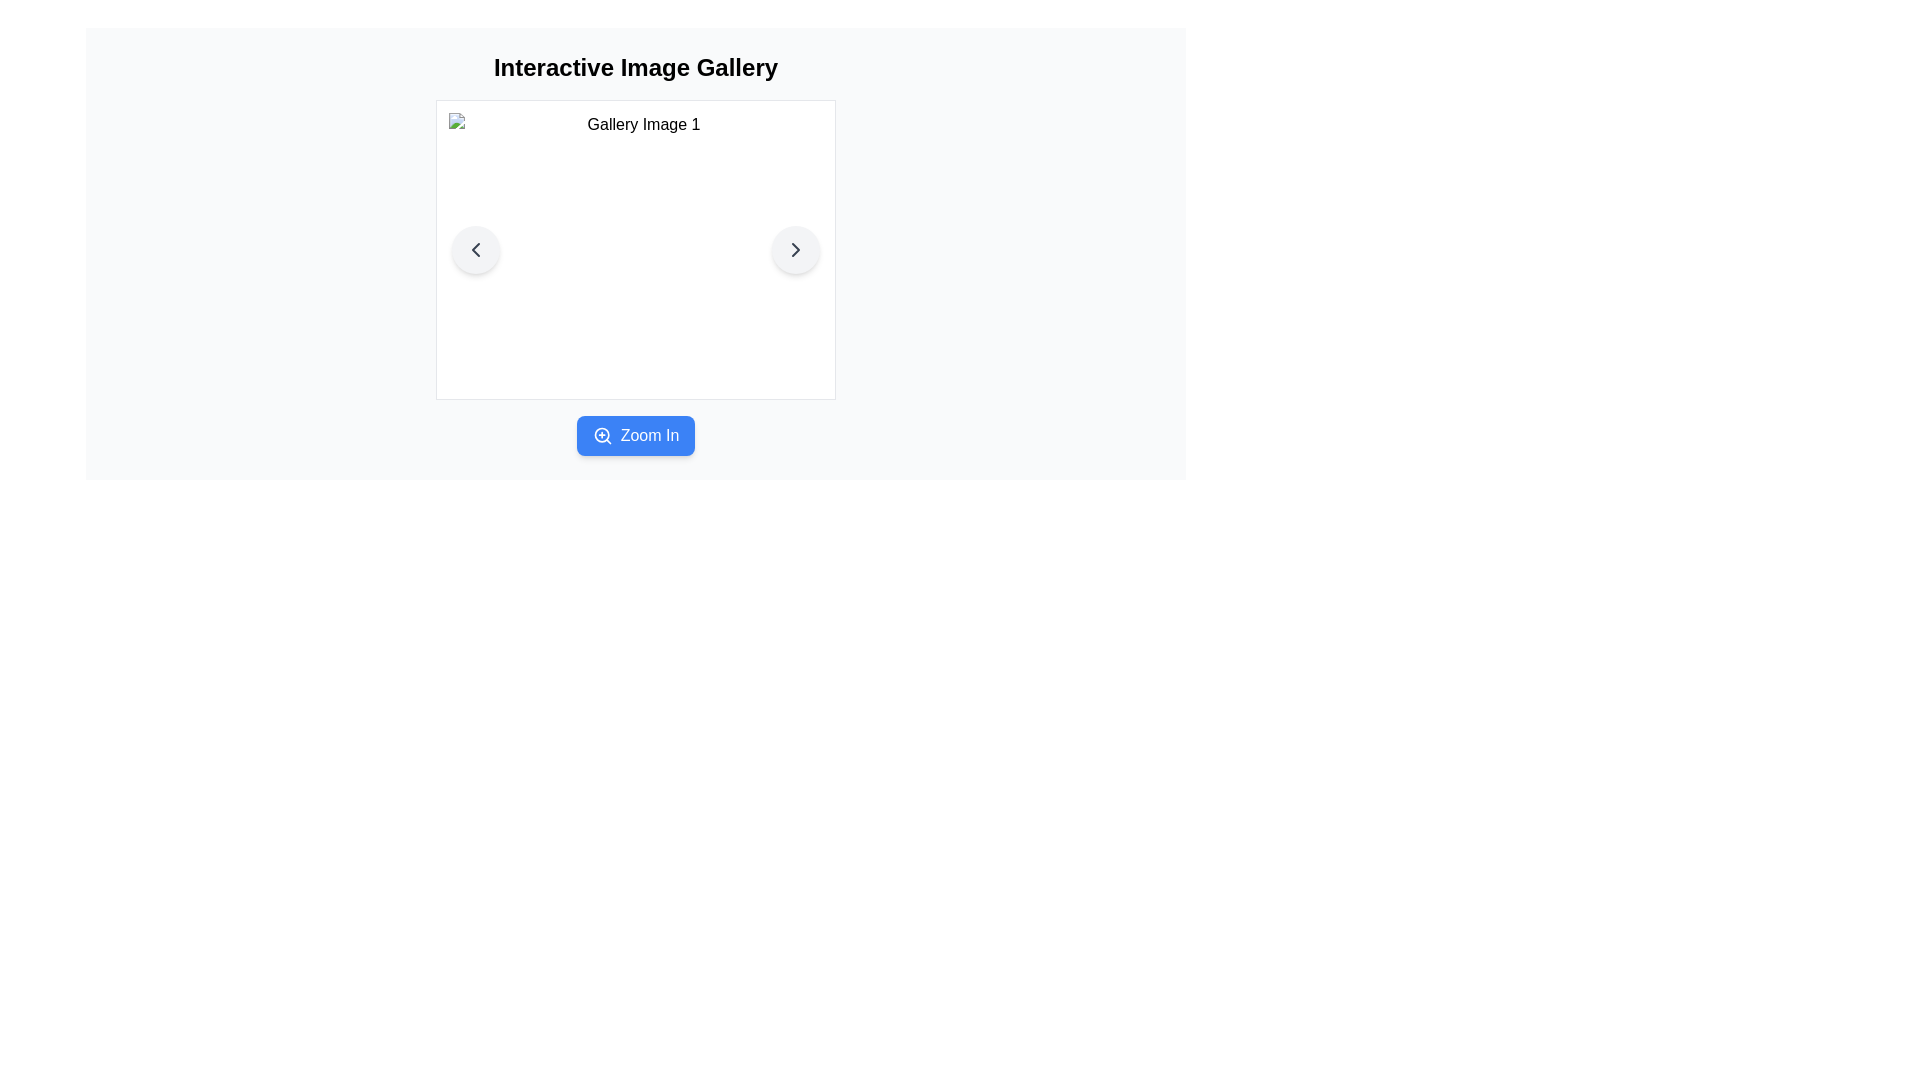  Describe the element at coordinates (795, 249) in the screenshot. I see `the navigation button on the right side of the gallery` at that location.